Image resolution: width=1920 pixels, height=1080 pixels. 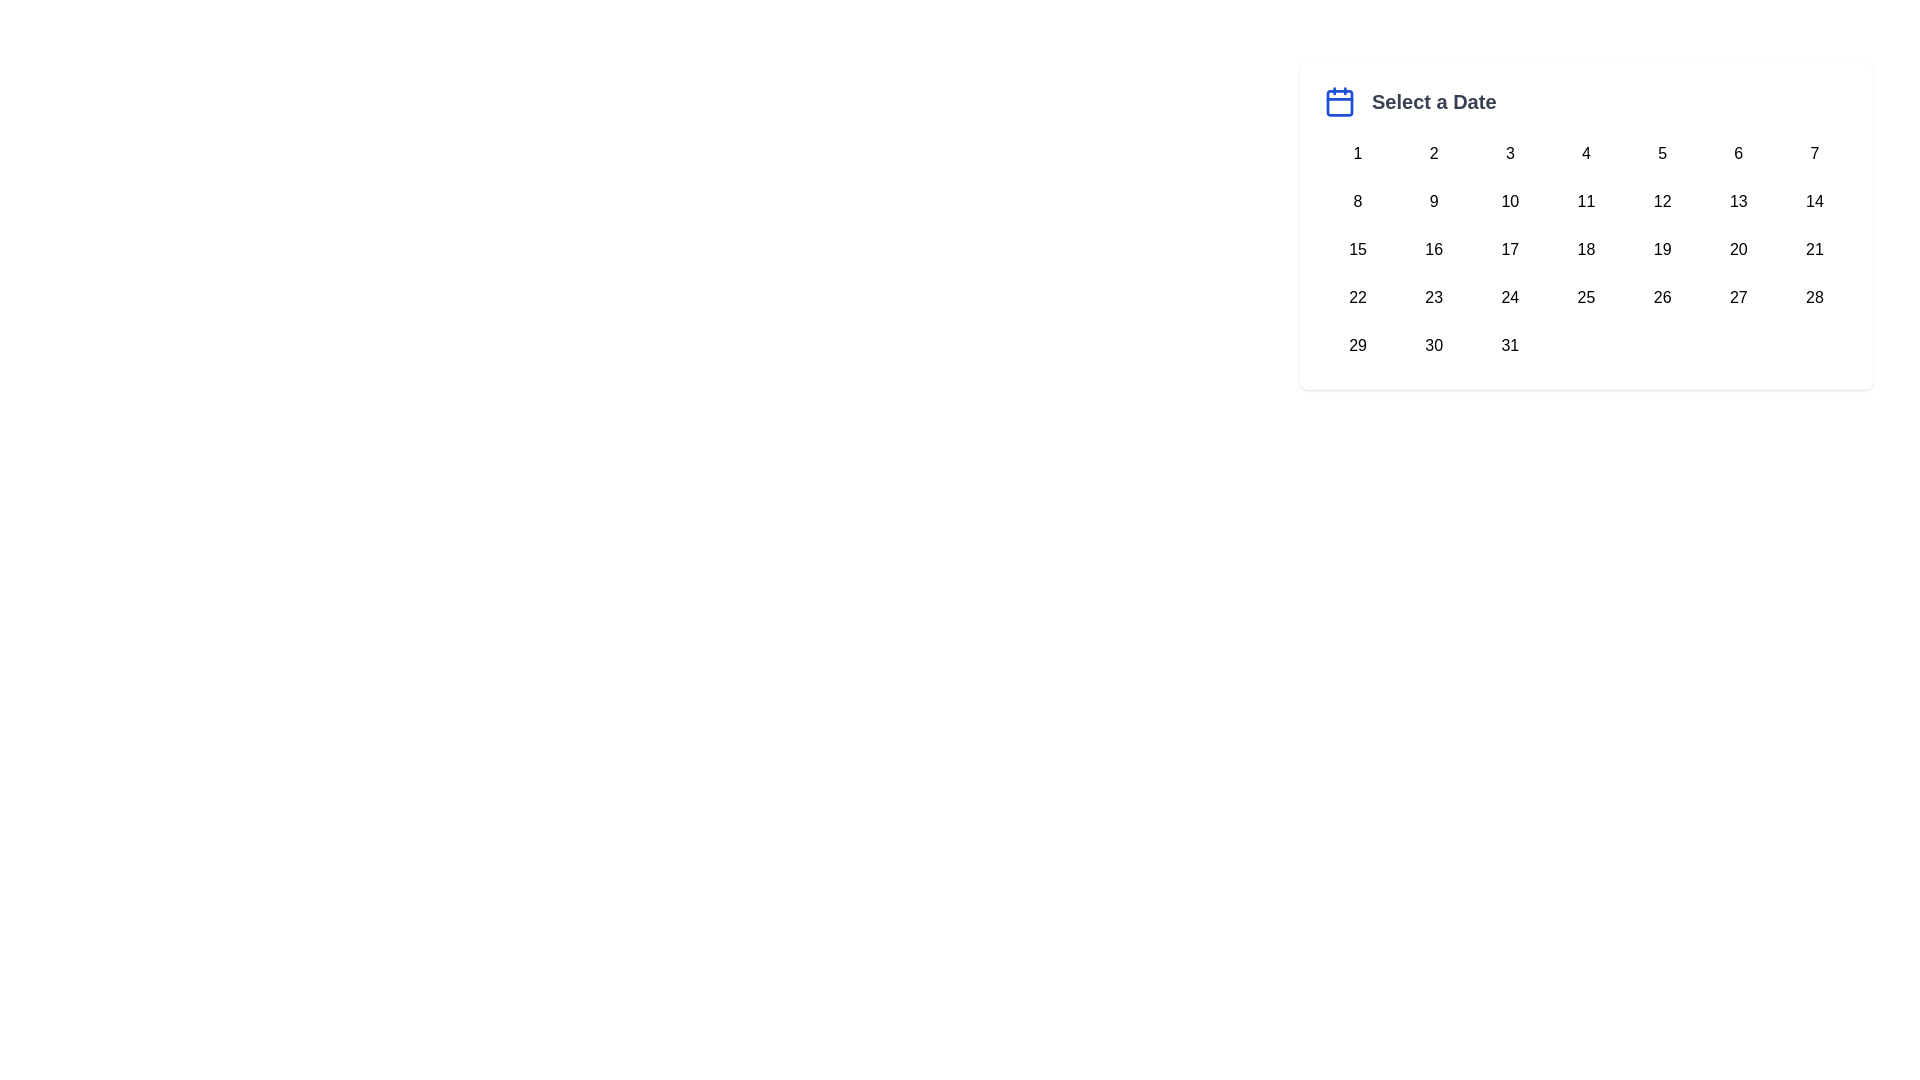 What do you see at coordinates (1737, 249) in the screenshot?
I see `the button` at bounding box center [1737, 249].